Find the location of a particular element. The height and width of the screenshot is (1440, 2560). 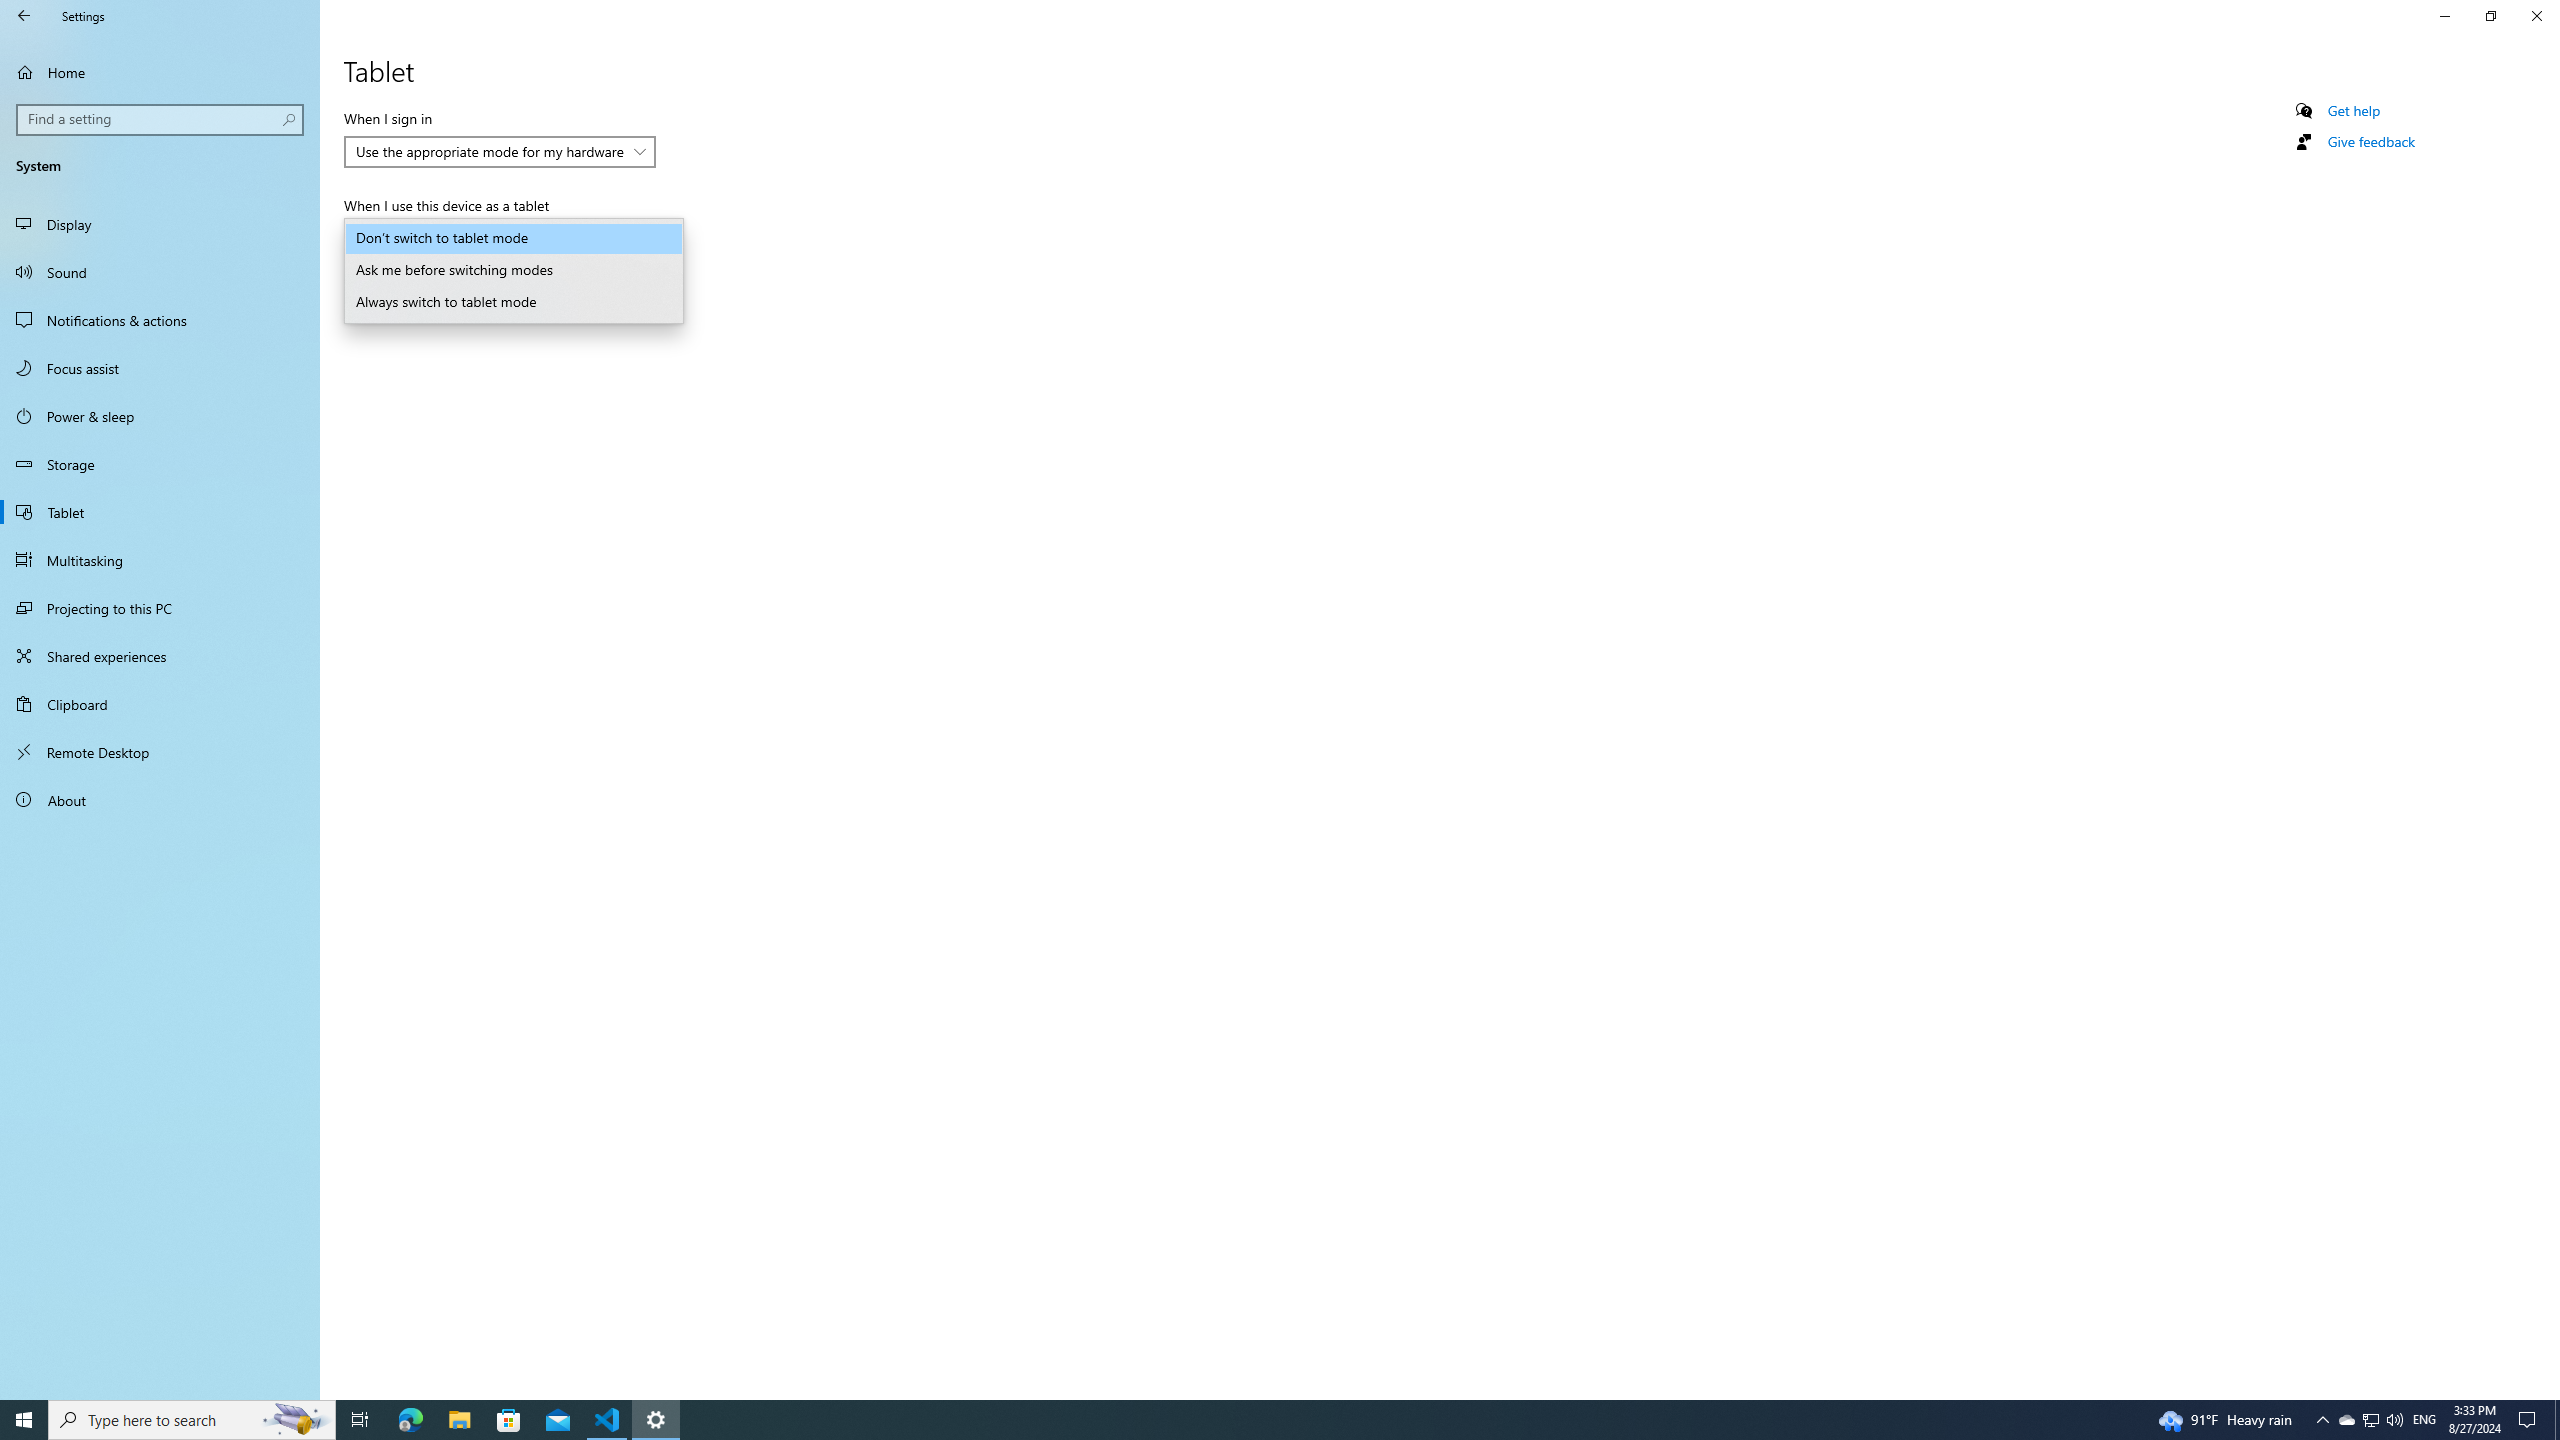

'Always switch to tablet mode' is located at coordinates (513, 302).